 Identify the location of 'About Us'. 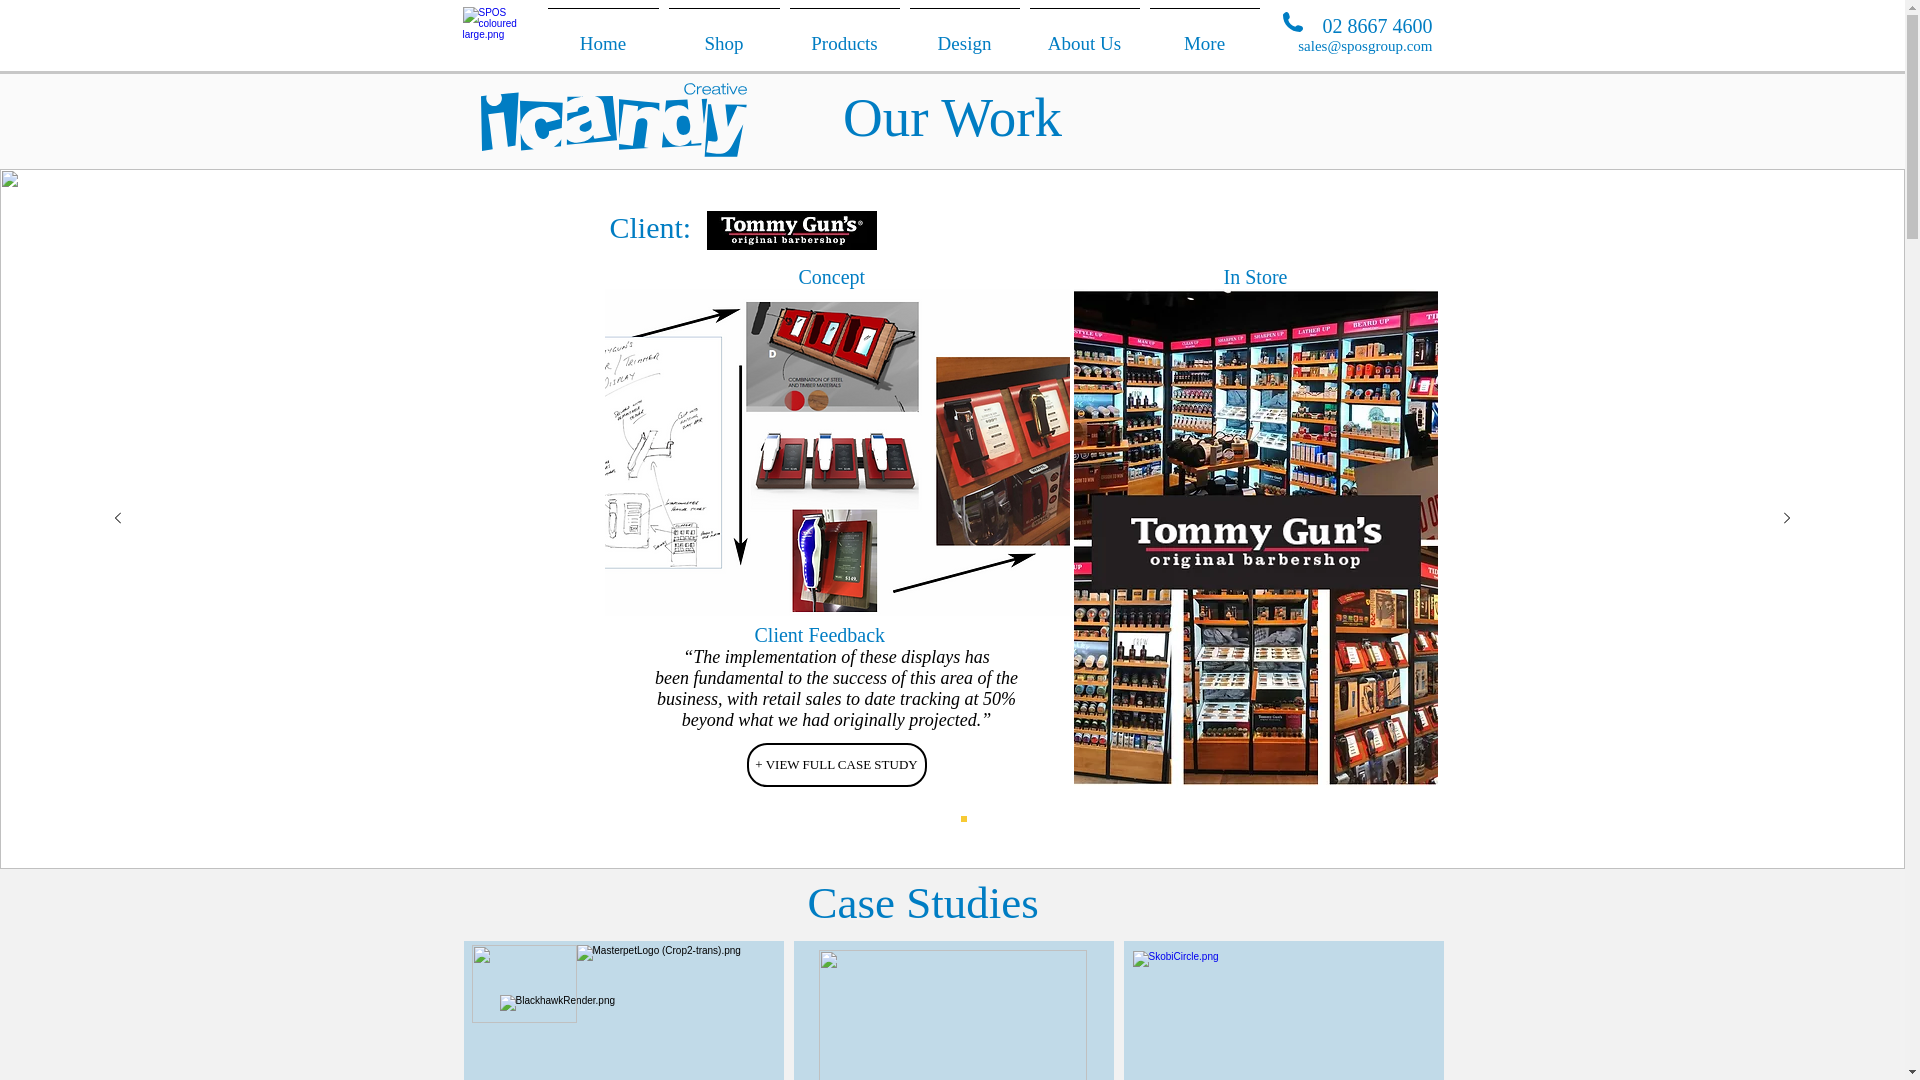
(1083, 34).